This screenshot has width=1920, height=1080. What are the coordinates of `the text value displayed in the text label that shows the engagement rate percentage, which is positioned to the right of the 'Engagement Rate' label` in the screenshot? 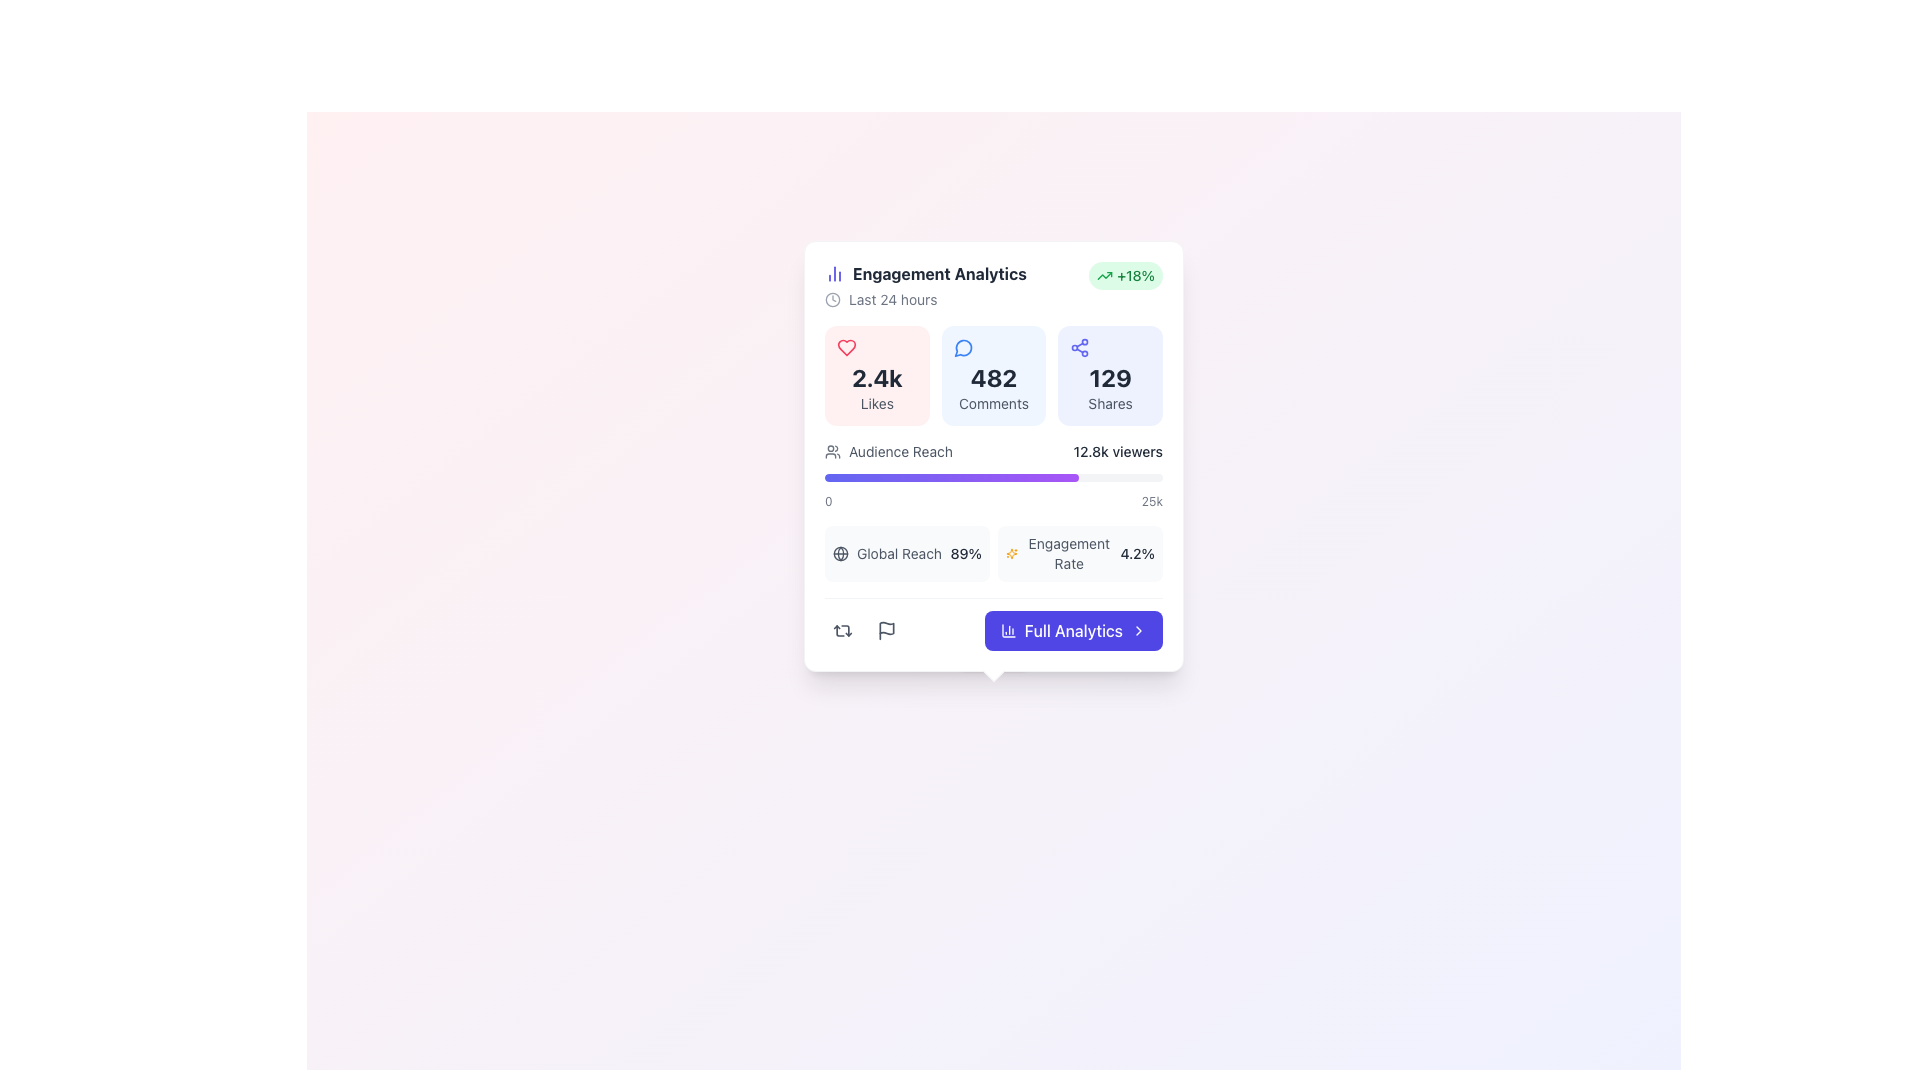 It's located at (1137, 554).